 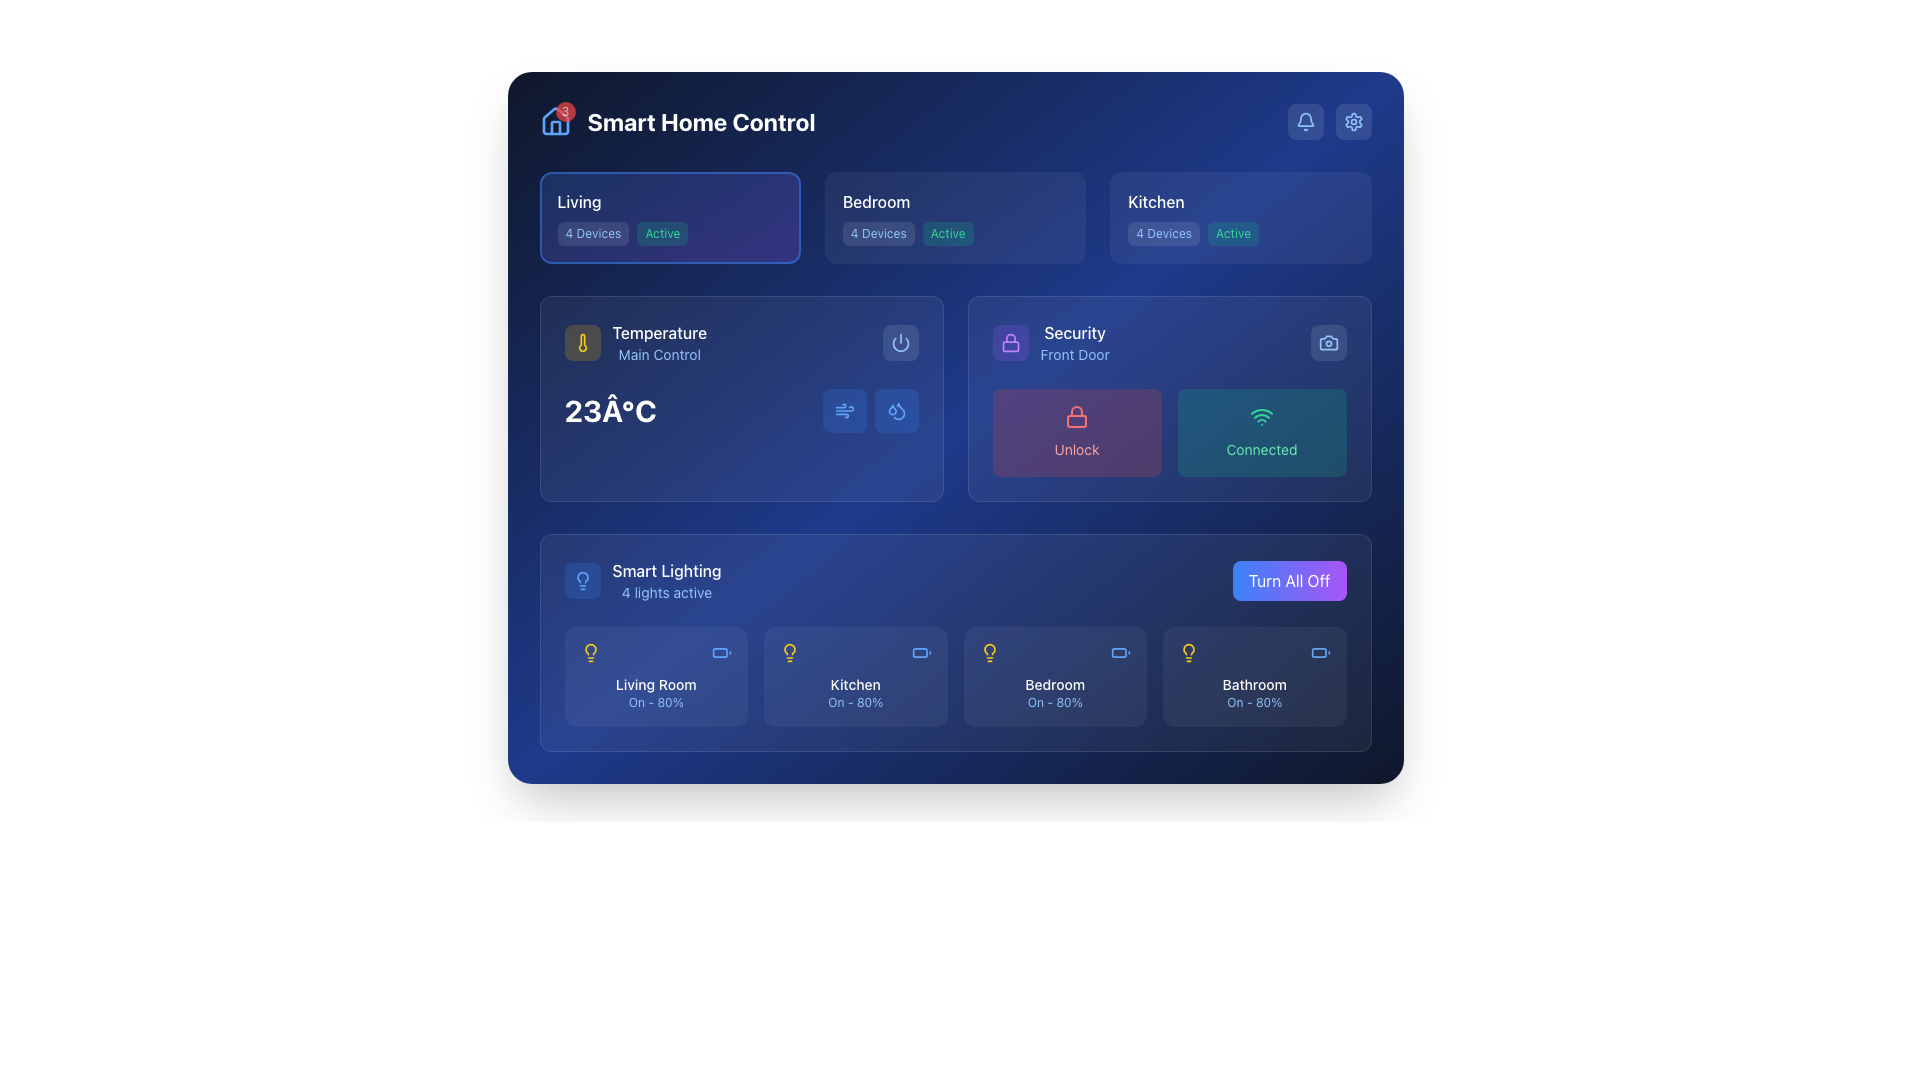 What do you see at coordinates (878, 233) in the screenshot?
I see `the Text Label indicating the number of devices associated with the 'Bedroom' section, located at the top-center of the interface` at bounding box center [878, 233].